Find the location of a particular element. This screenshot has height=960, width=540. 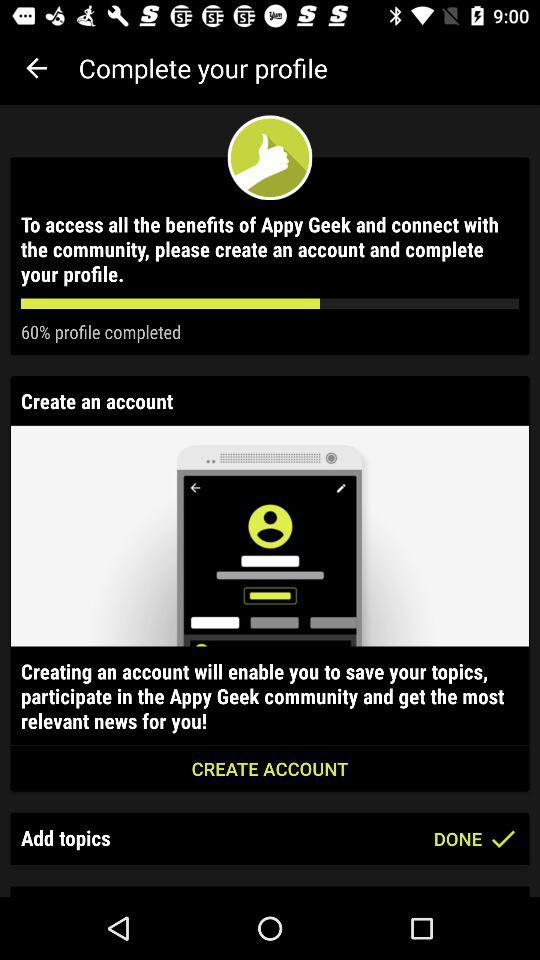

the arrow_backward icon is located at coordinates (36, 68).